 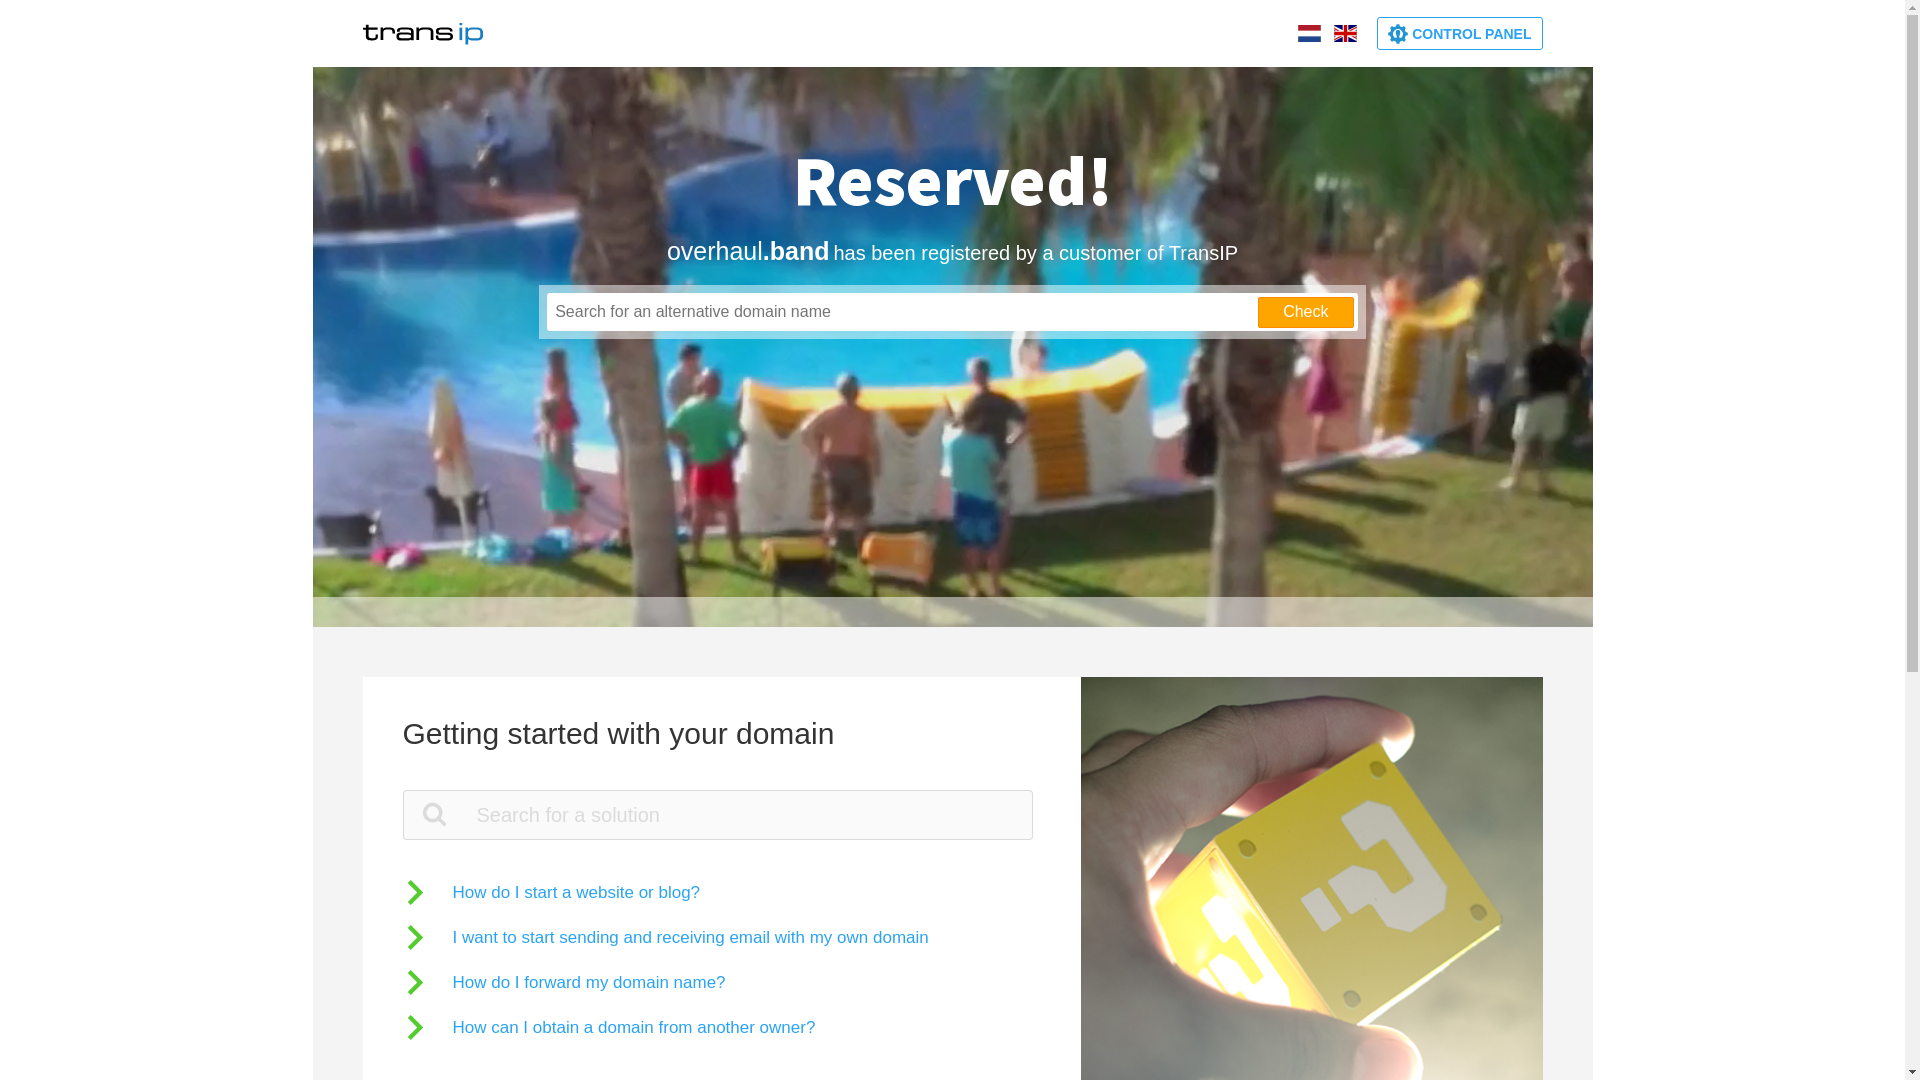 I want to click on 'How can I obtain a domain from another owner?', so click(x=607, y=1027).